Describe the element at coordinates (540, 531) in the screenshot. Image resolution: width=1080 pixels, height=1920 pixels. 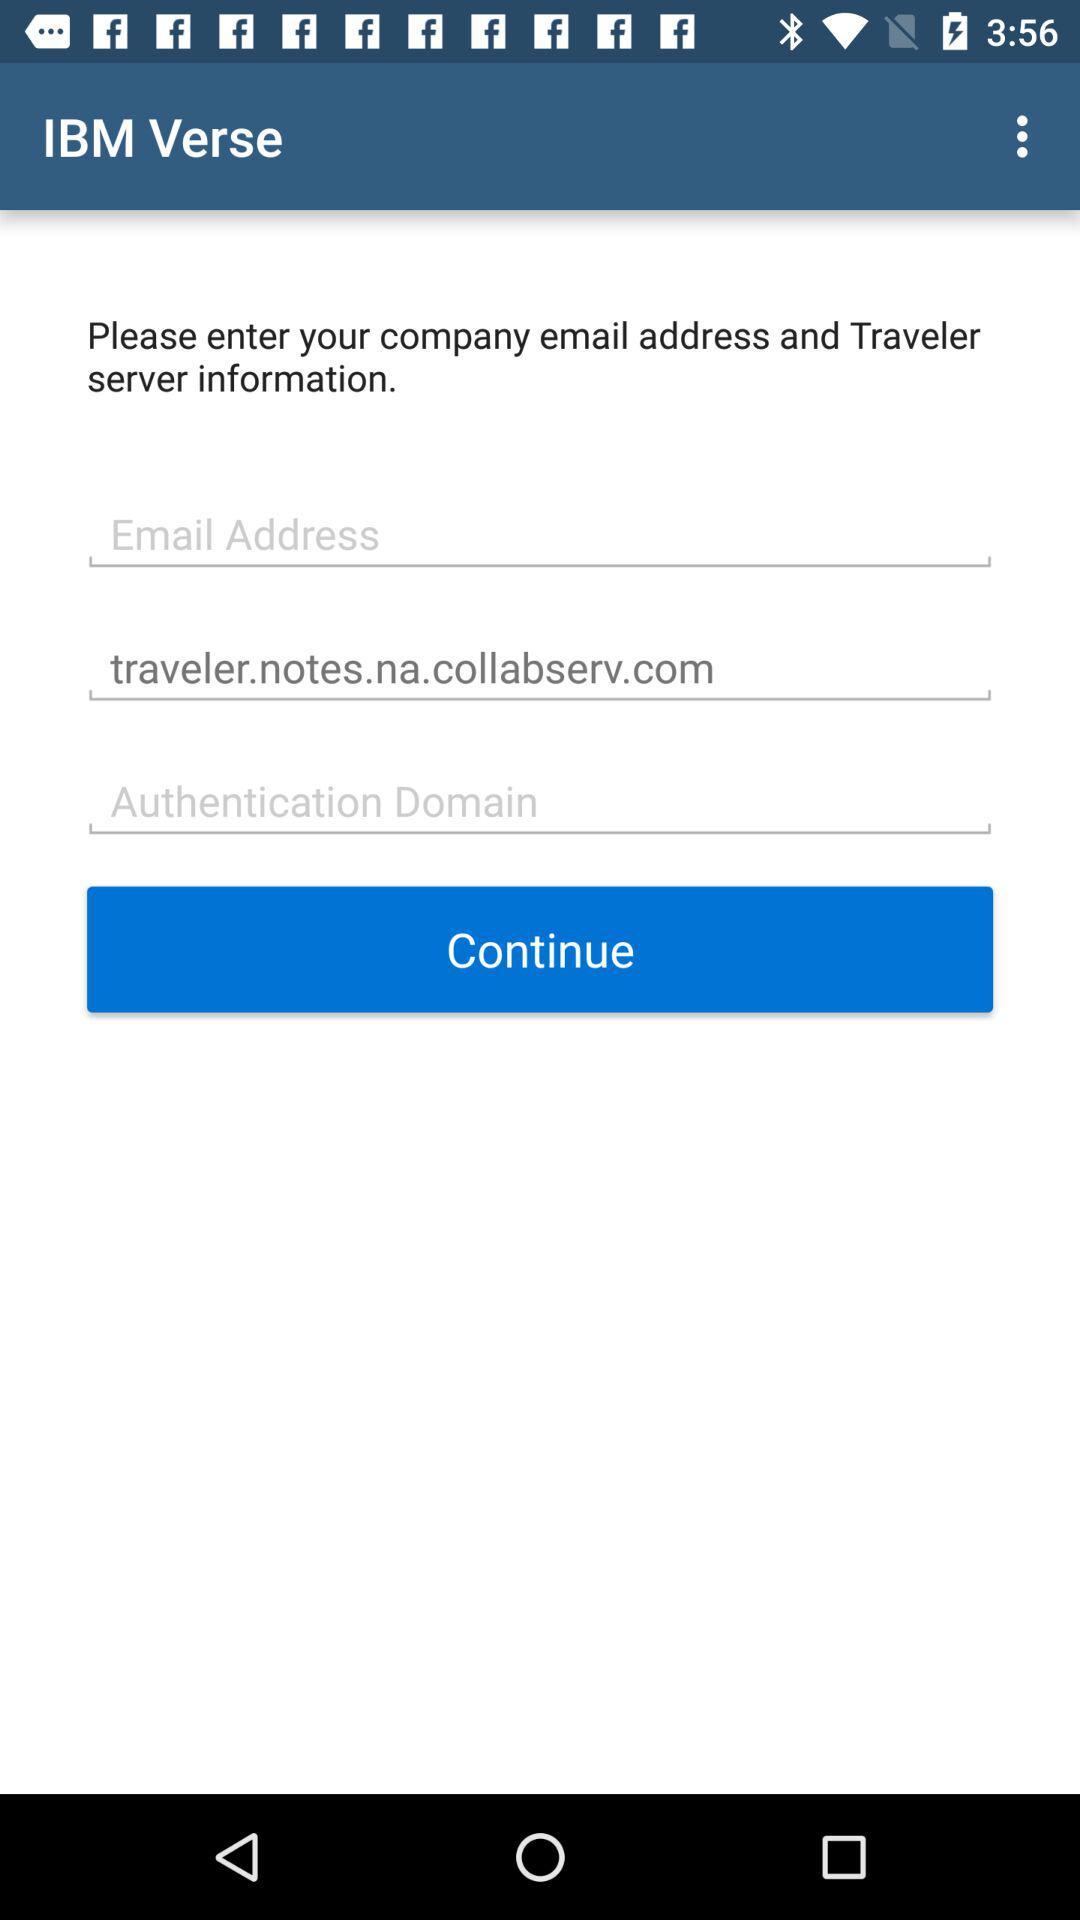
I see `icon above traveler notes na` at that location.